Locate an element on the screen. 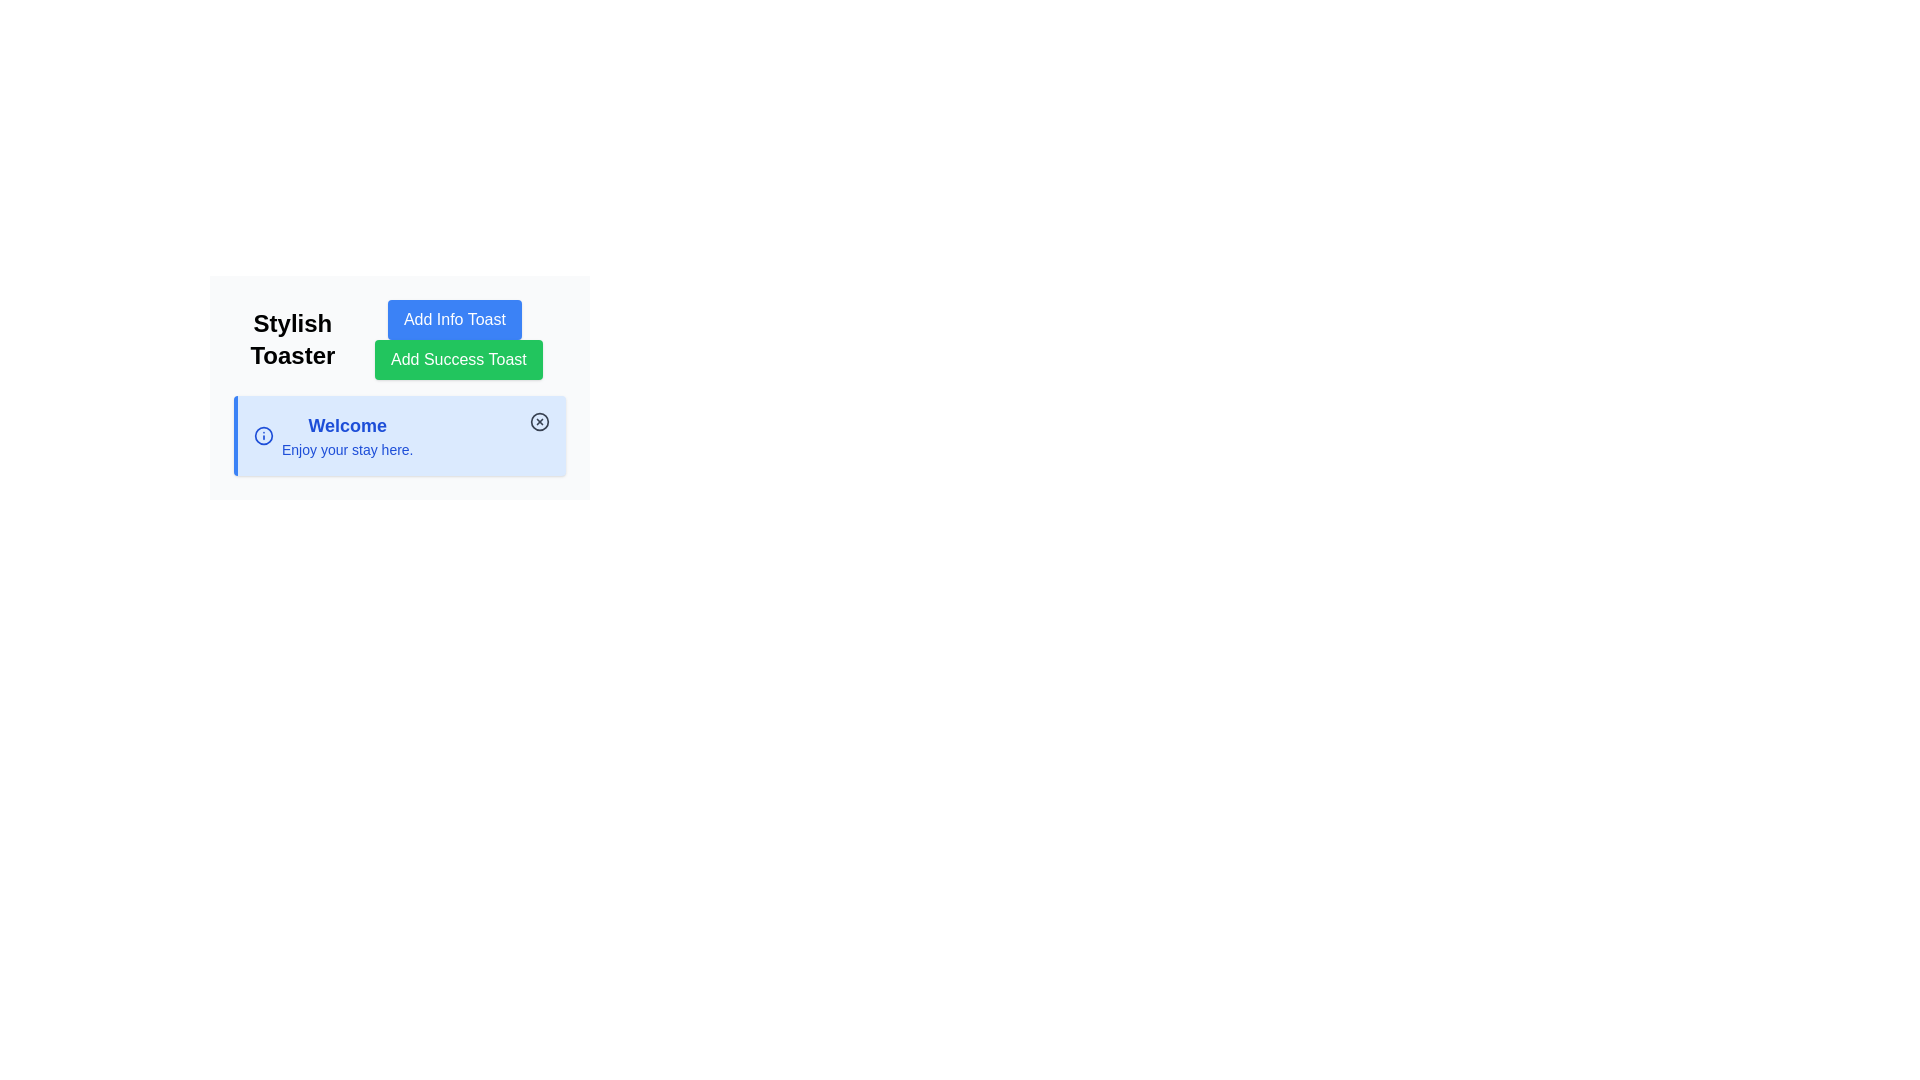  the second button in a horizontal alignment that triggers a success notification when clicked, to change its color is located at coordinates (457, 358).